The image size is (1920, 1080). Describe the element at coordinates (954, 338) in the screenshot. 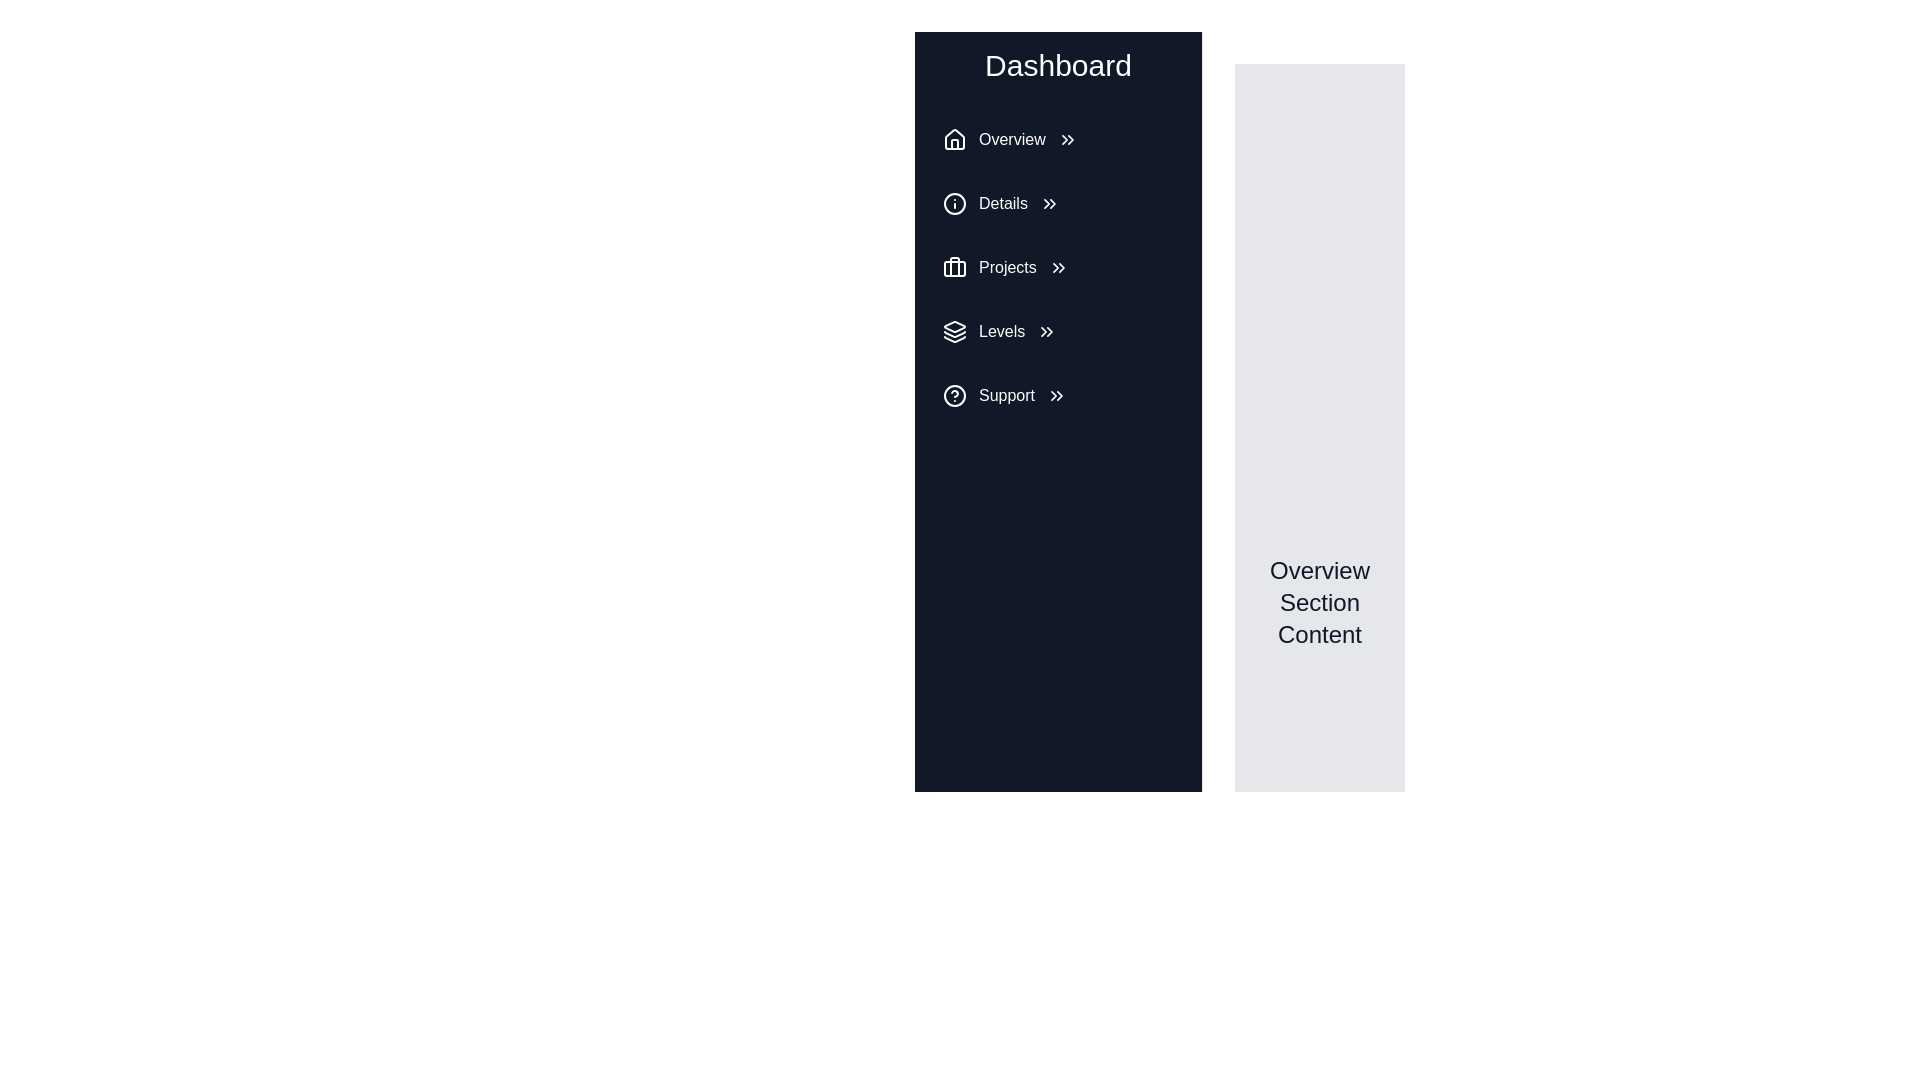

I see `the third stripe of the layered icon representing the 'Levels' menu item in the navigation section of the dashboard interface for interaction` at that location.